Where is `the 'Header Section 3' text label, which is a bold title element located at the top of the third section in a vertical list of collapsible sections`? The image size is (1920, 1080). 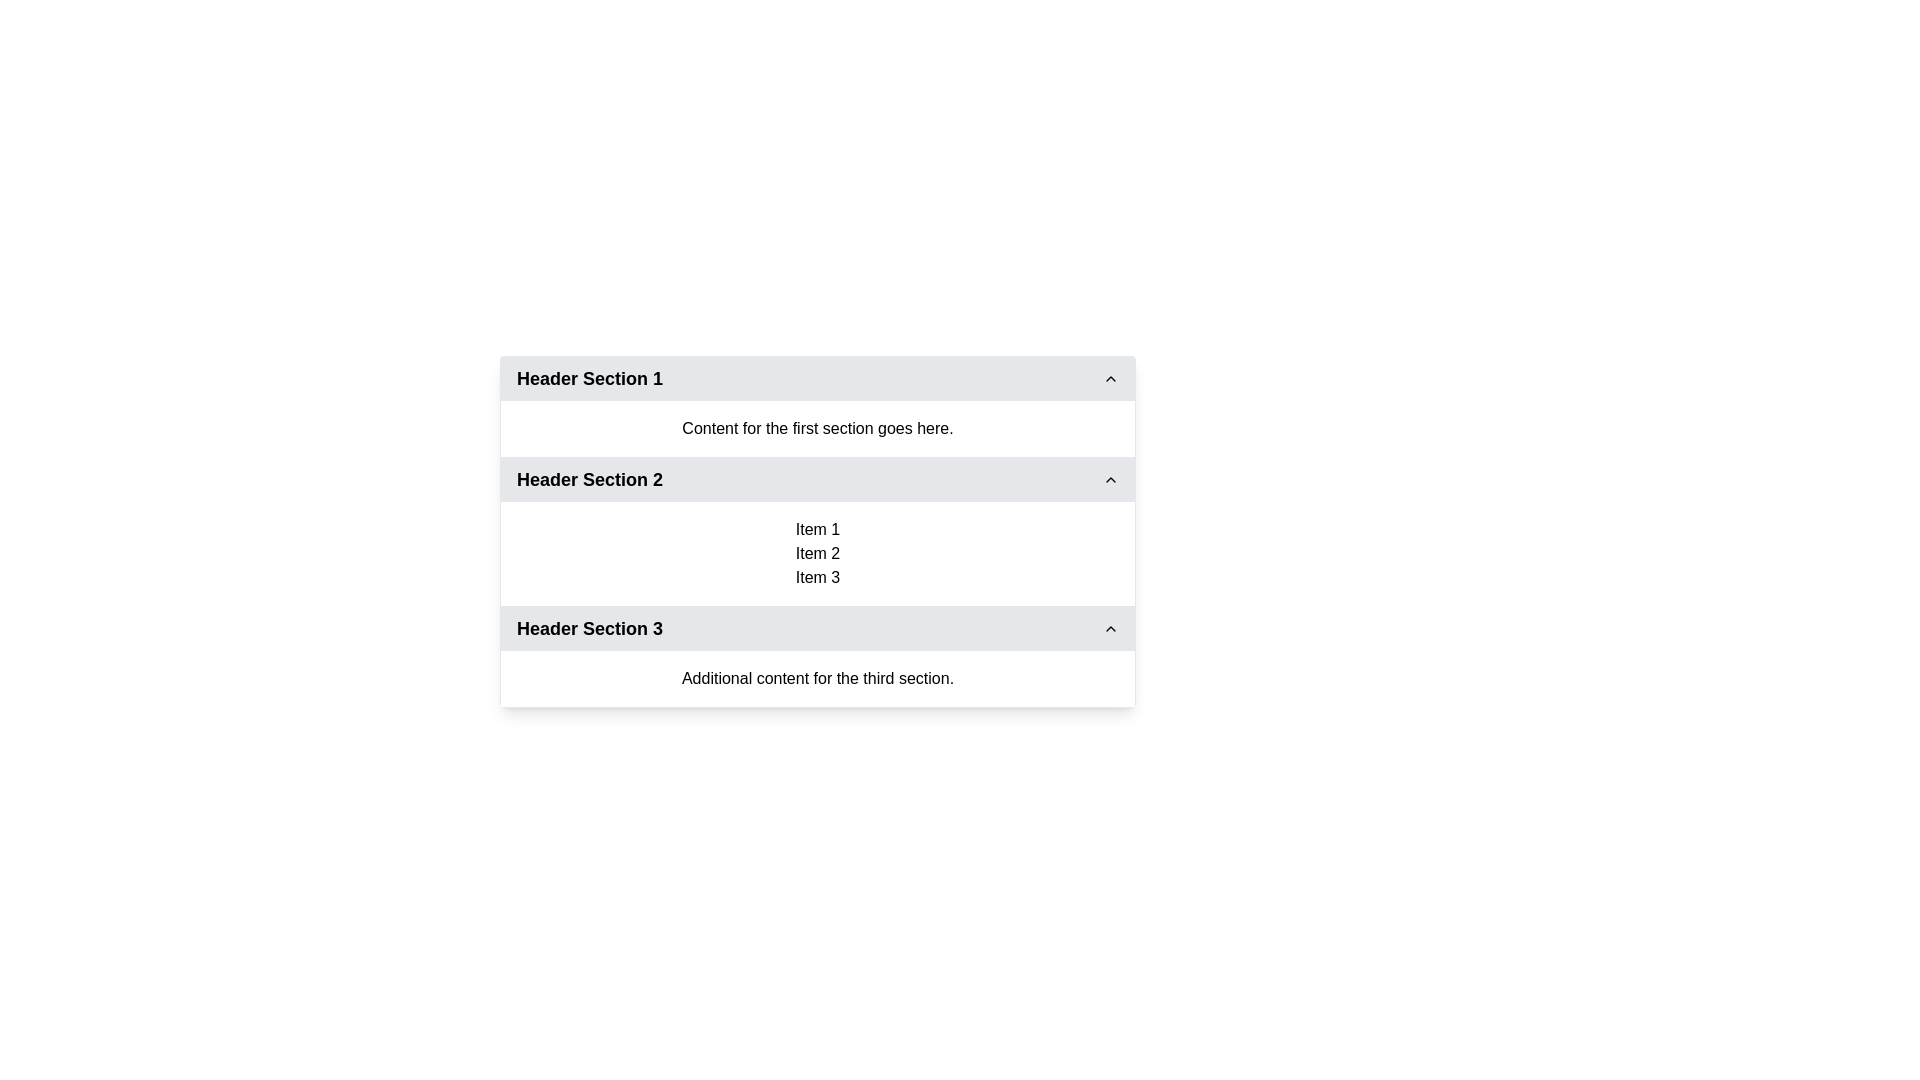 the 'Header Section 3' text label, which is a bold title element located at the top of the third section in a vertical list of collapsible sections is located at coordinates (589, 627).